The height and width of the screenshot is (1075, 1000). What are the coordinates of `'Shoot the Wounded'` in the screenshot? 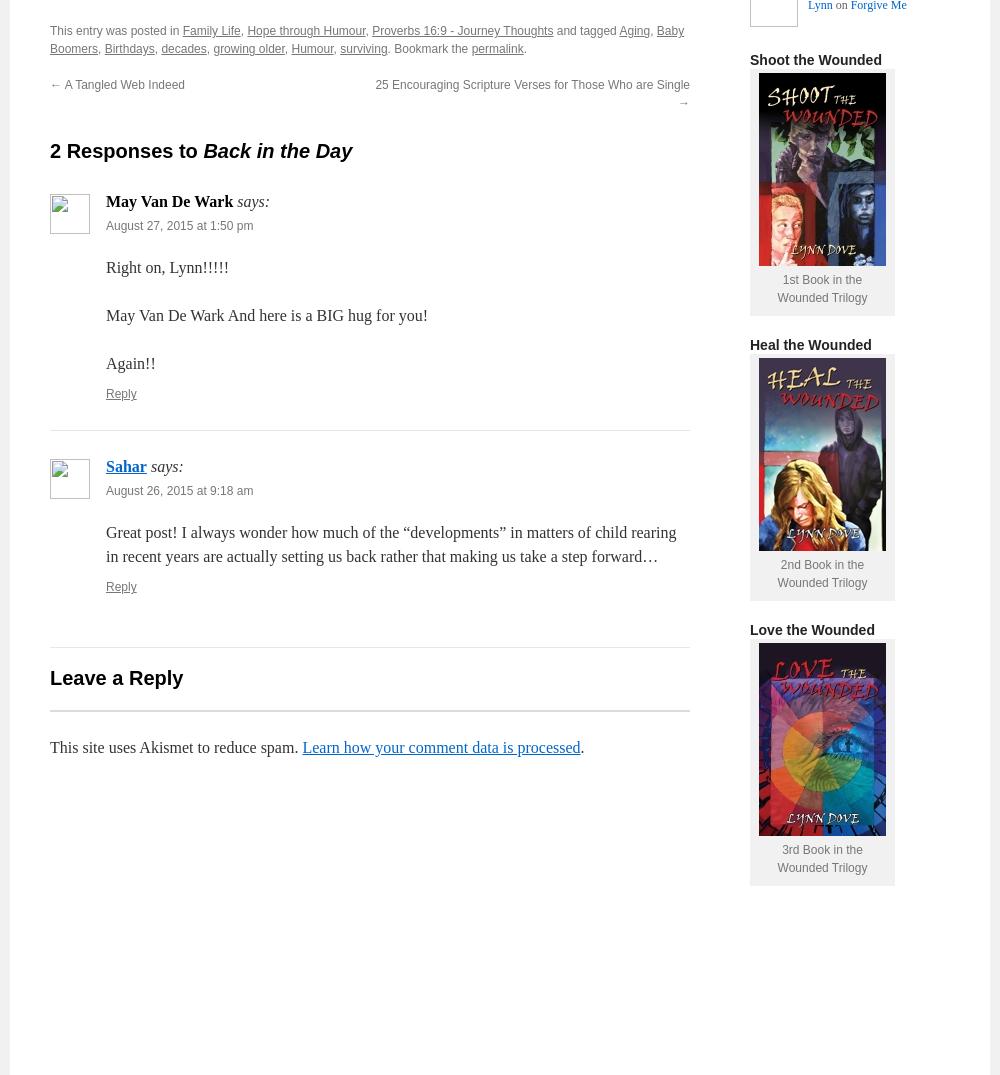 It's located at (814, 59).